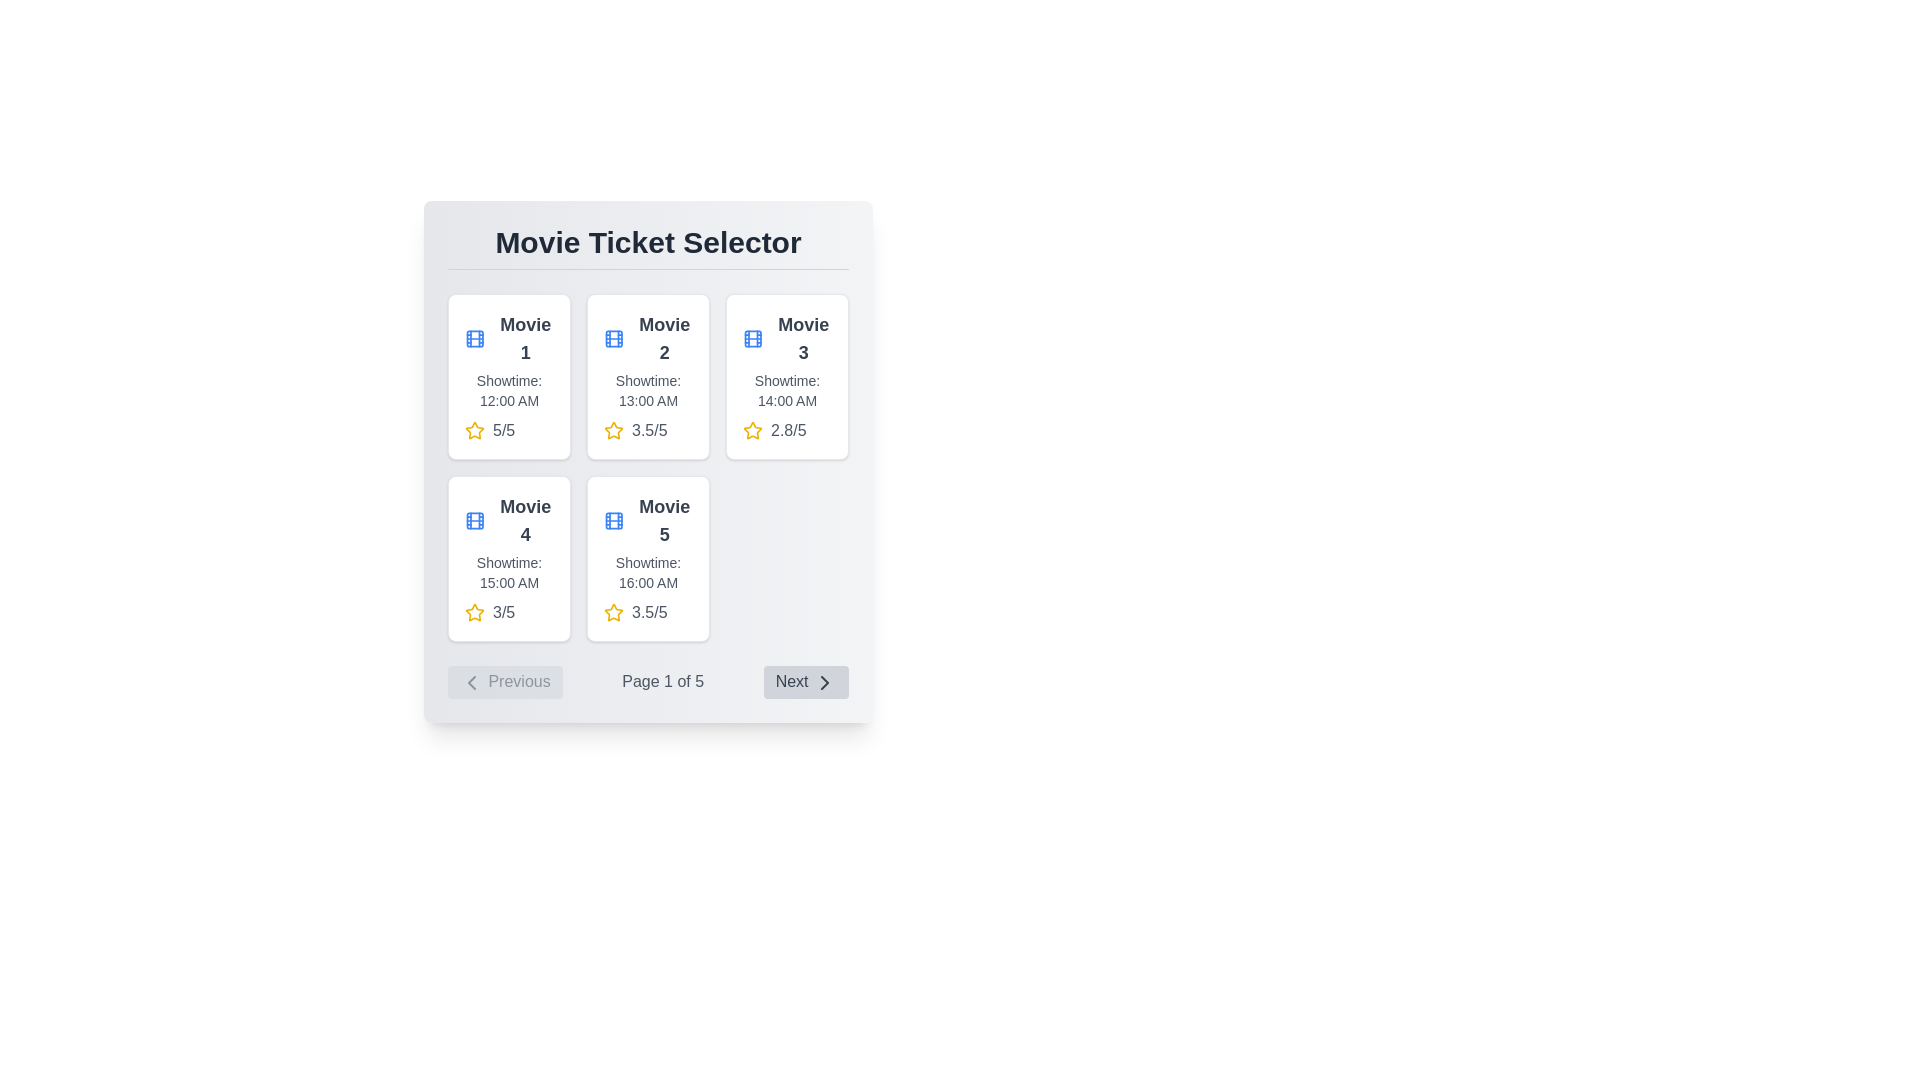  I want to click on the movie card located in the lower right corner of the 3x2 grid, which presents detailed information about a movie including its title, showtime, and rating, so click(648, 559).